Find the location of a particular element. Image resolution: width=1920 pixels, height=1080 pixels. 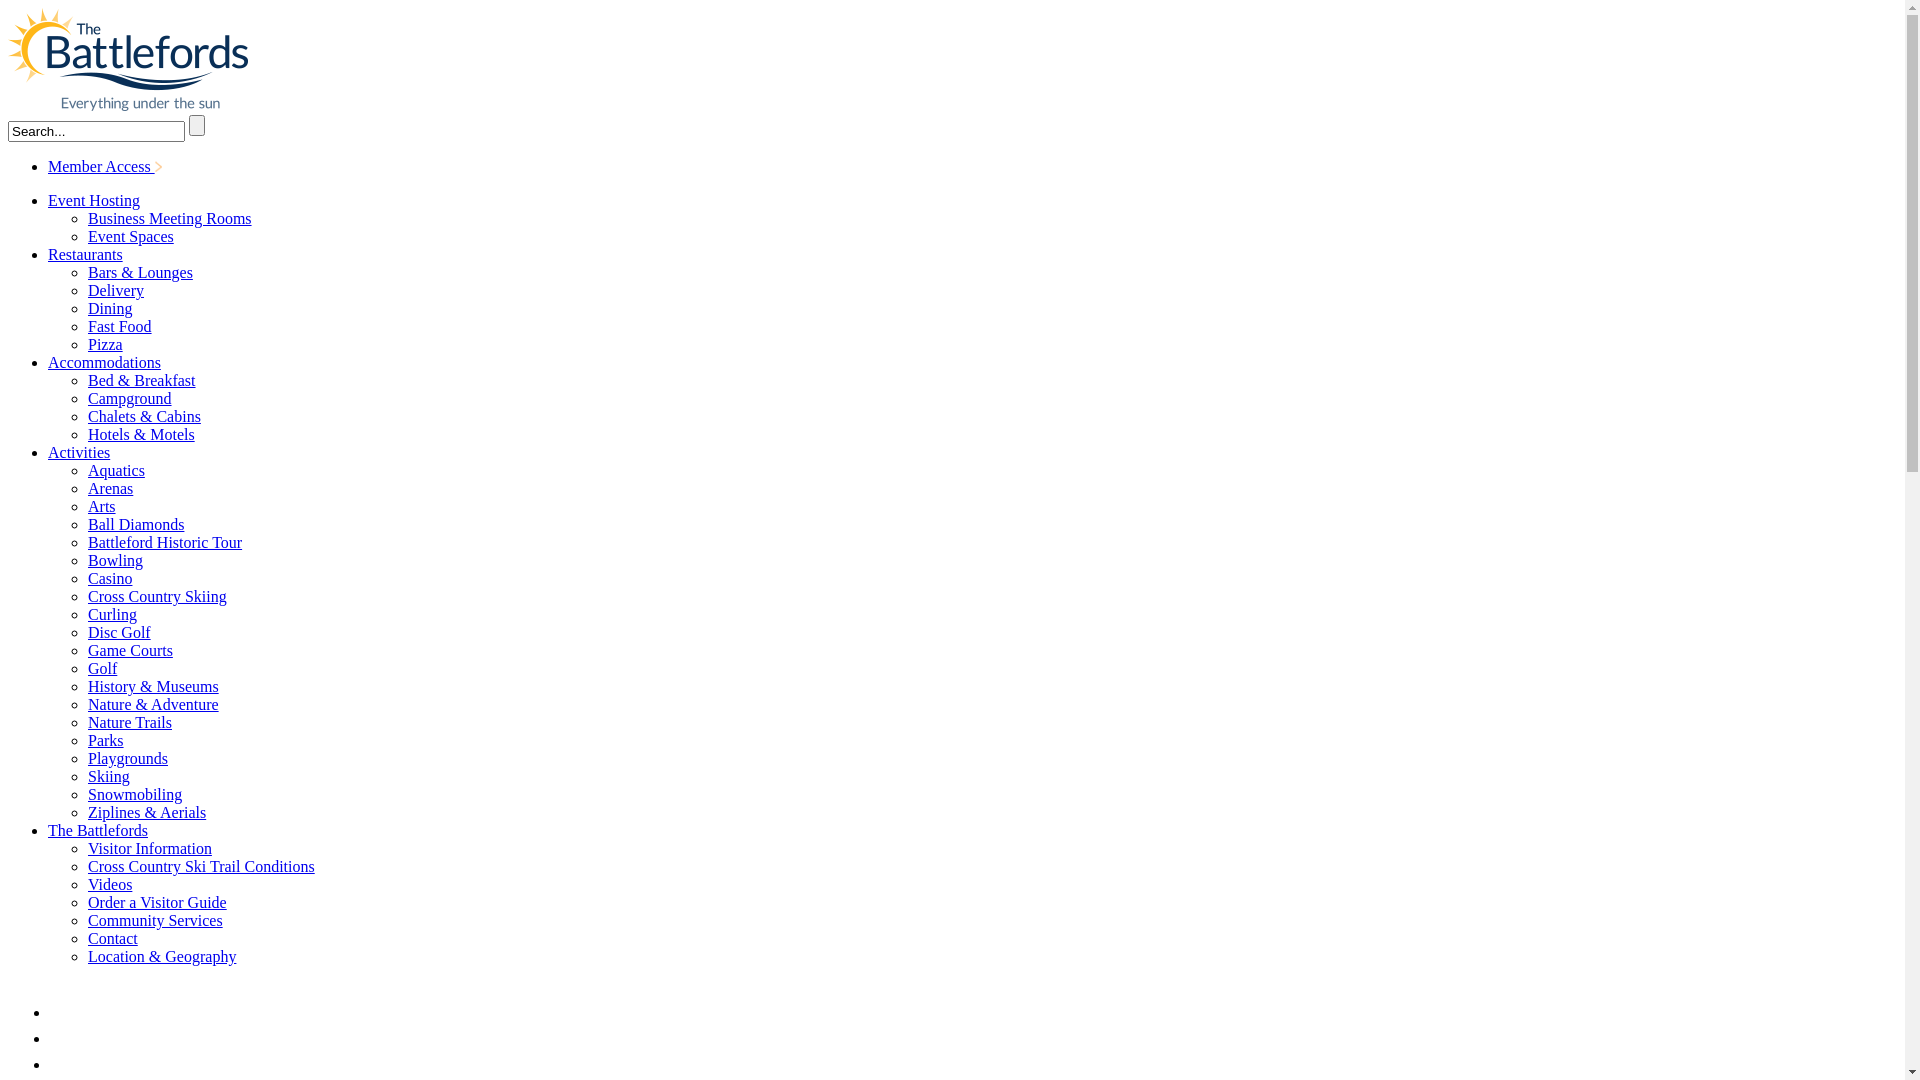

'Cross Country Ski Trail Conditions' is located at coordinates (86, 865).